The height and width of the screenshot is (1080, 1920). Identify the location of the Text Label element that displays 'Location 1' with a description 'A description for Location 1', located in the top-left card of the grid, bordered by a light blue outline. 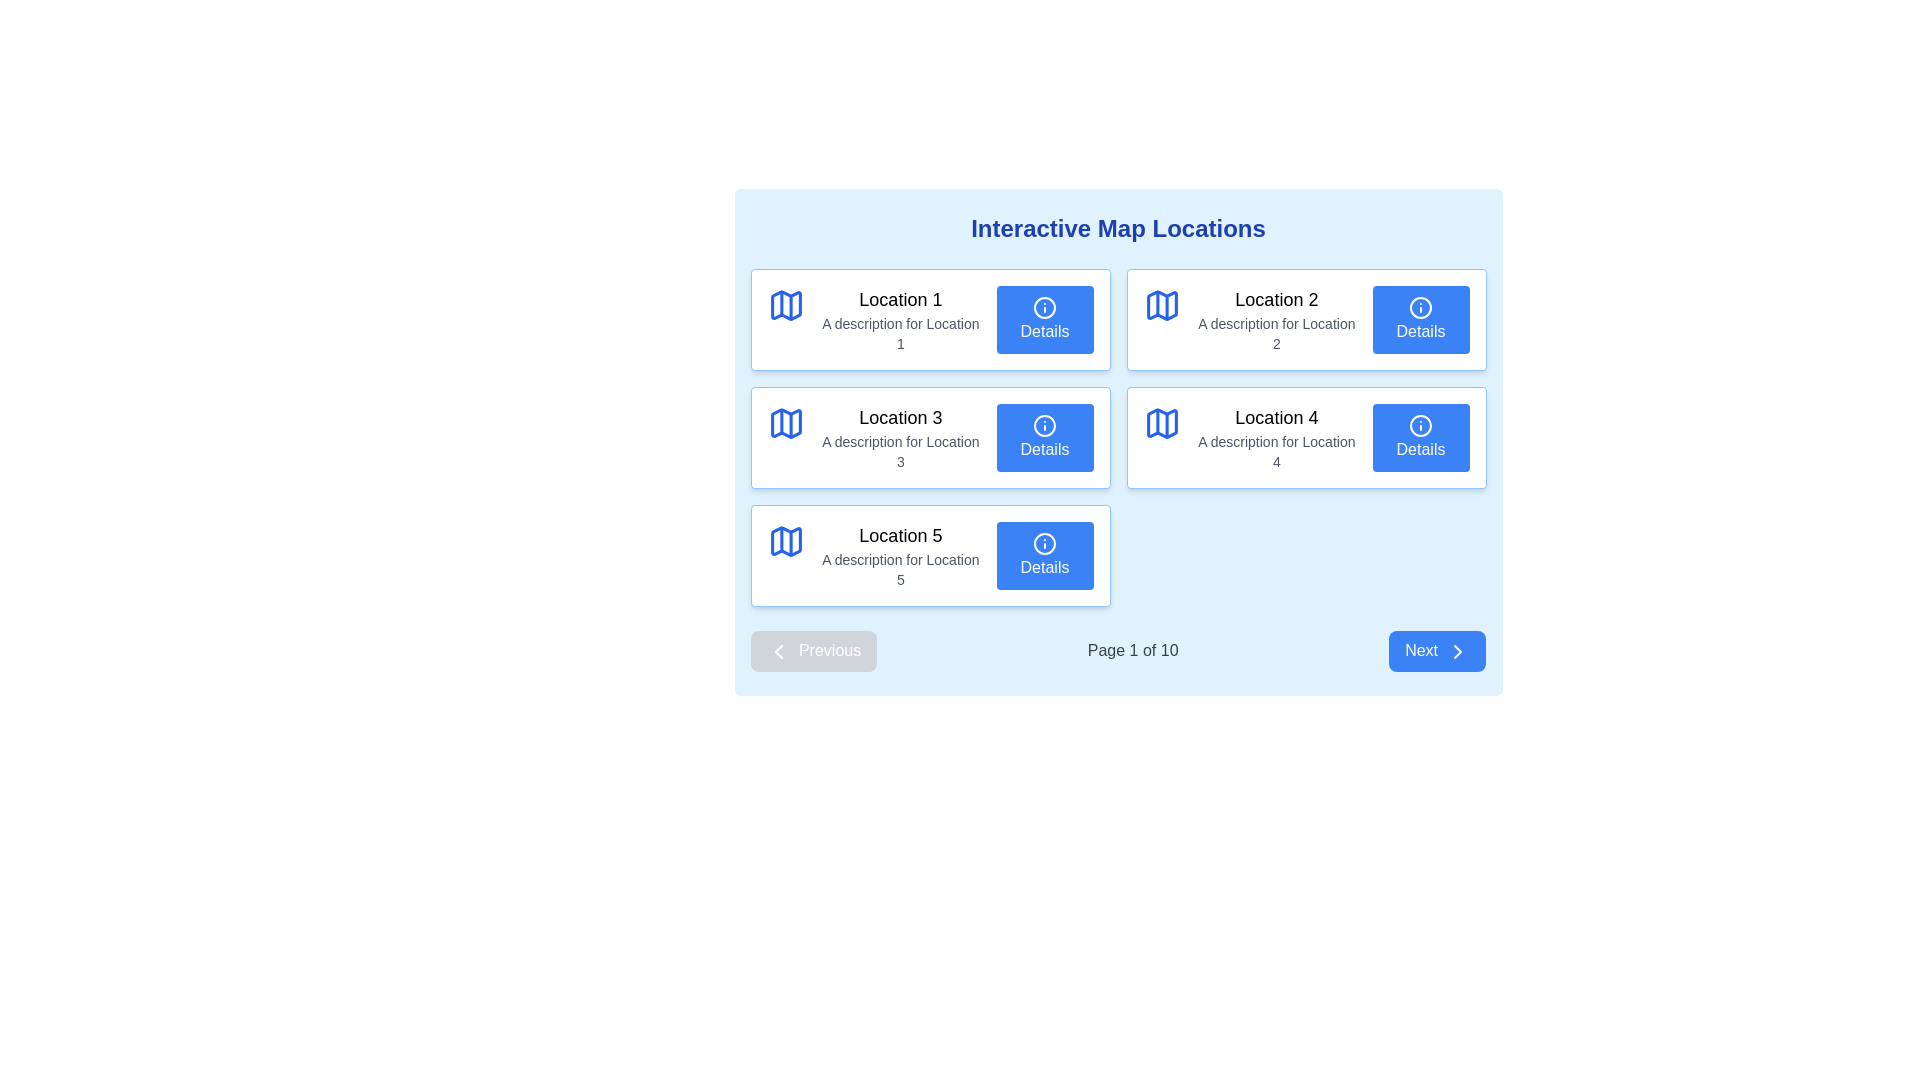
(899, 319).